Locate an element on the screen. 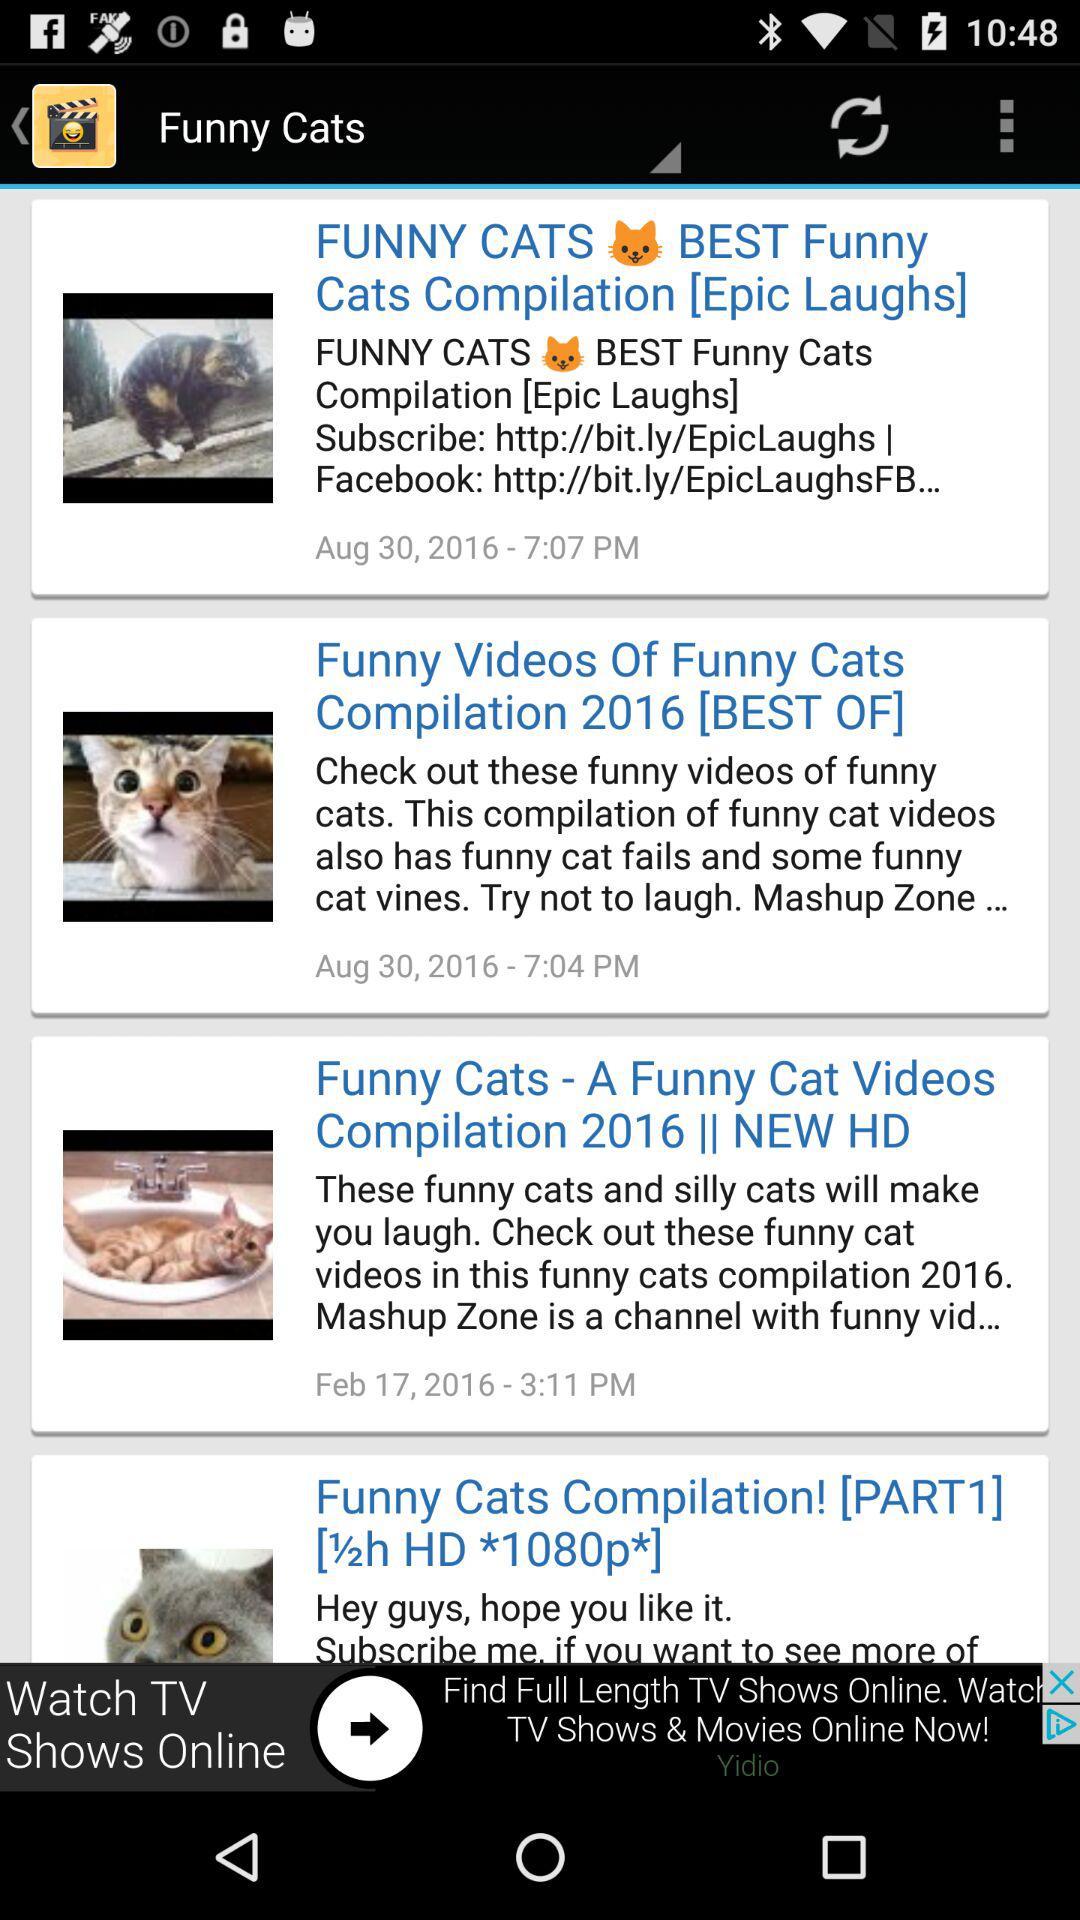 This screenshot has height=1920, width=1080. advertisement page is located at coordinates (540, 1727).